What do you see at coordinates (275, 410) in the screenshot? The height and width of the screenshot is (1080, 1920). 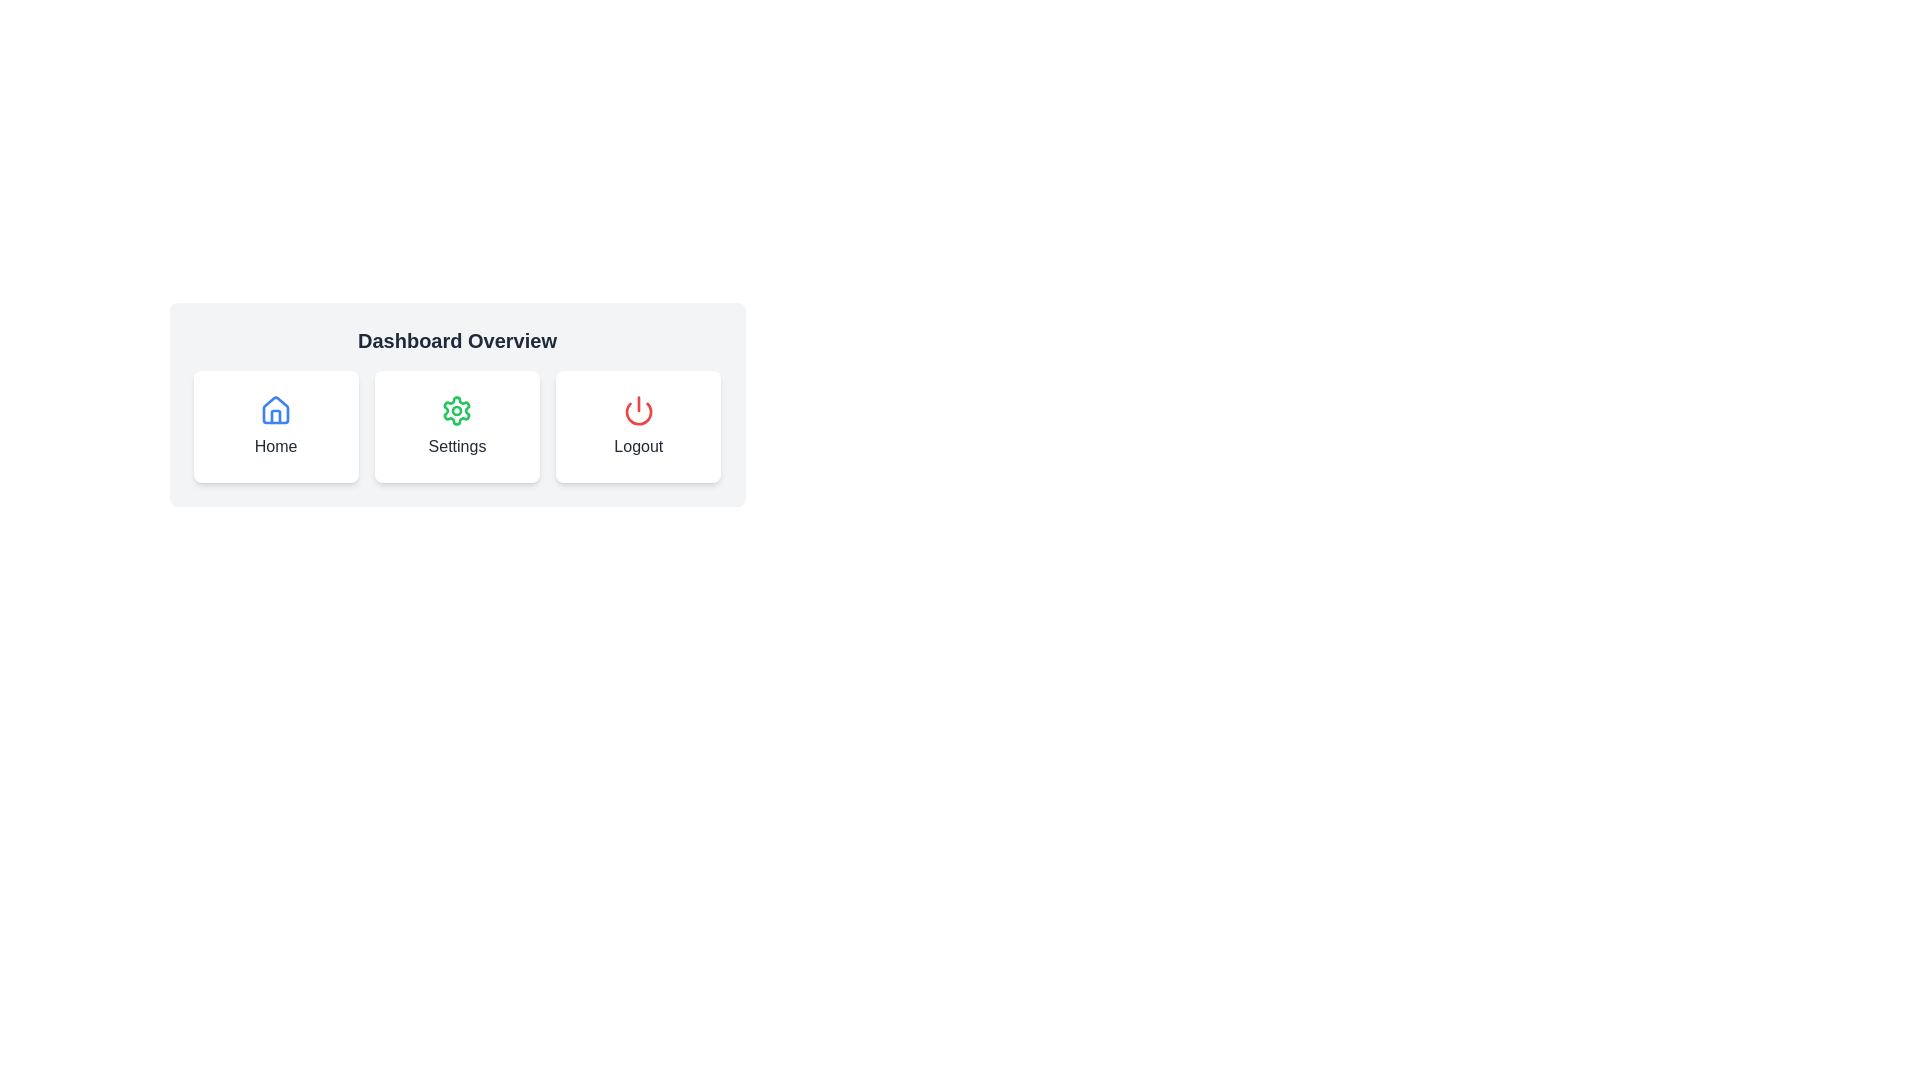 I see `the blue house icon located above the 'Home' text label in the leftmost card of the interface` at bounding box center [275, 410].